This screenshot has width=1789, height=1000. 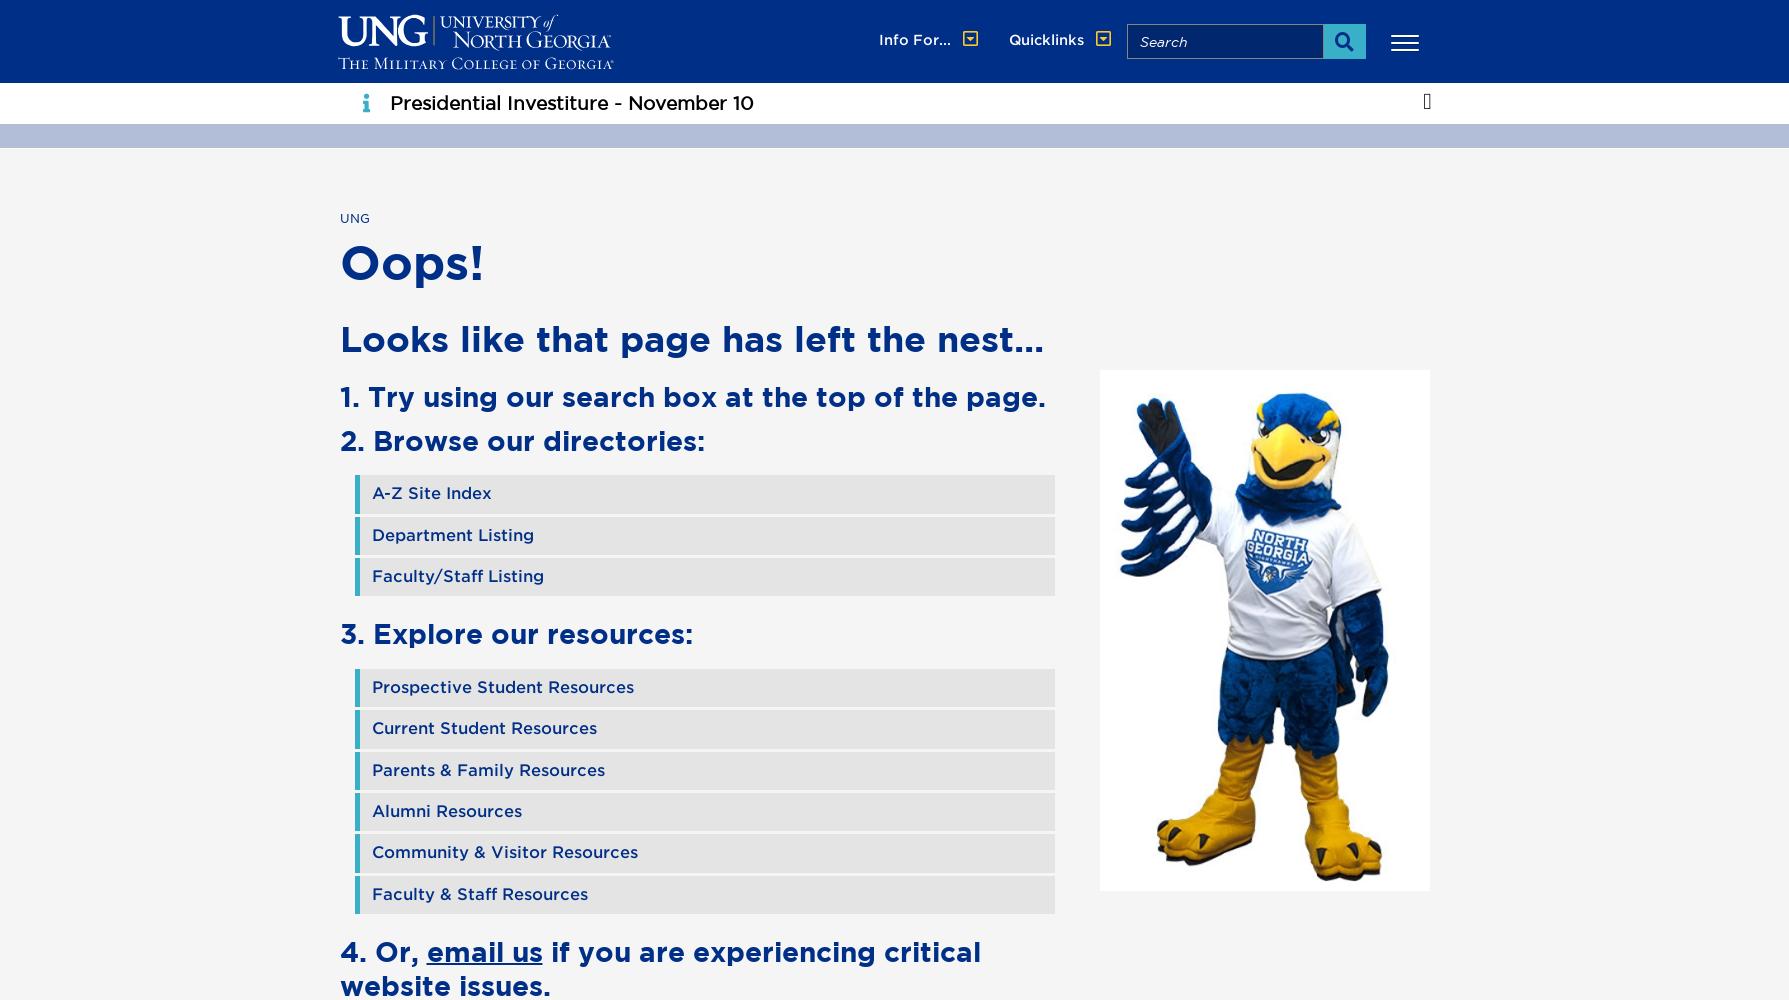 I want to click on '2. Browse our directories:', so click(x=520, y=438).